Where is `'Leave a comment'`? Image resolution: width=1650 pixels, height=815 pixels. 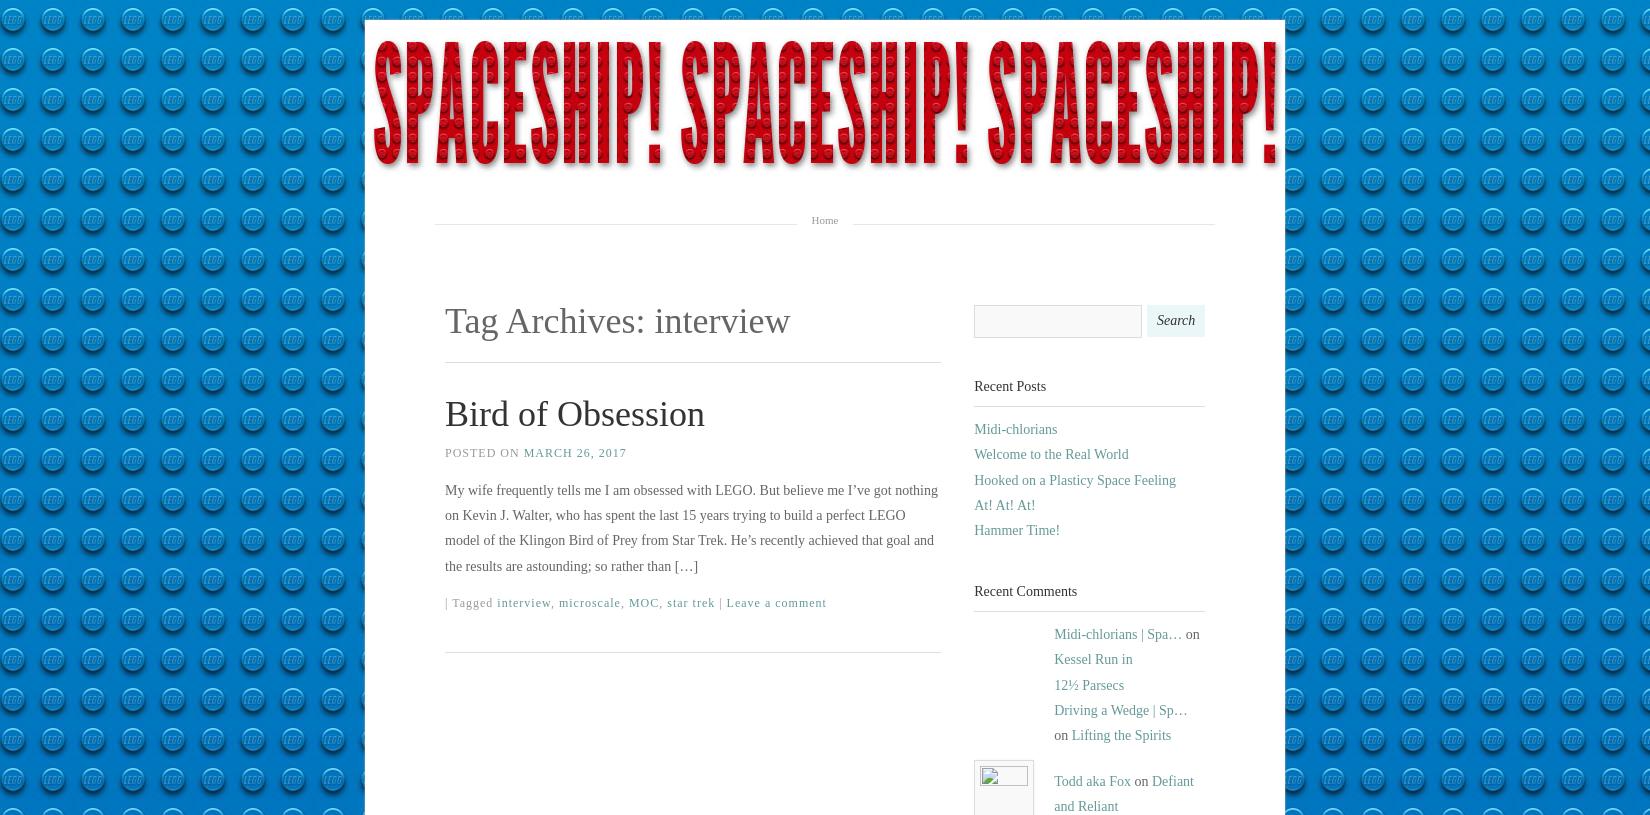 'Leave a comment' is located at coordinates (774, 601).